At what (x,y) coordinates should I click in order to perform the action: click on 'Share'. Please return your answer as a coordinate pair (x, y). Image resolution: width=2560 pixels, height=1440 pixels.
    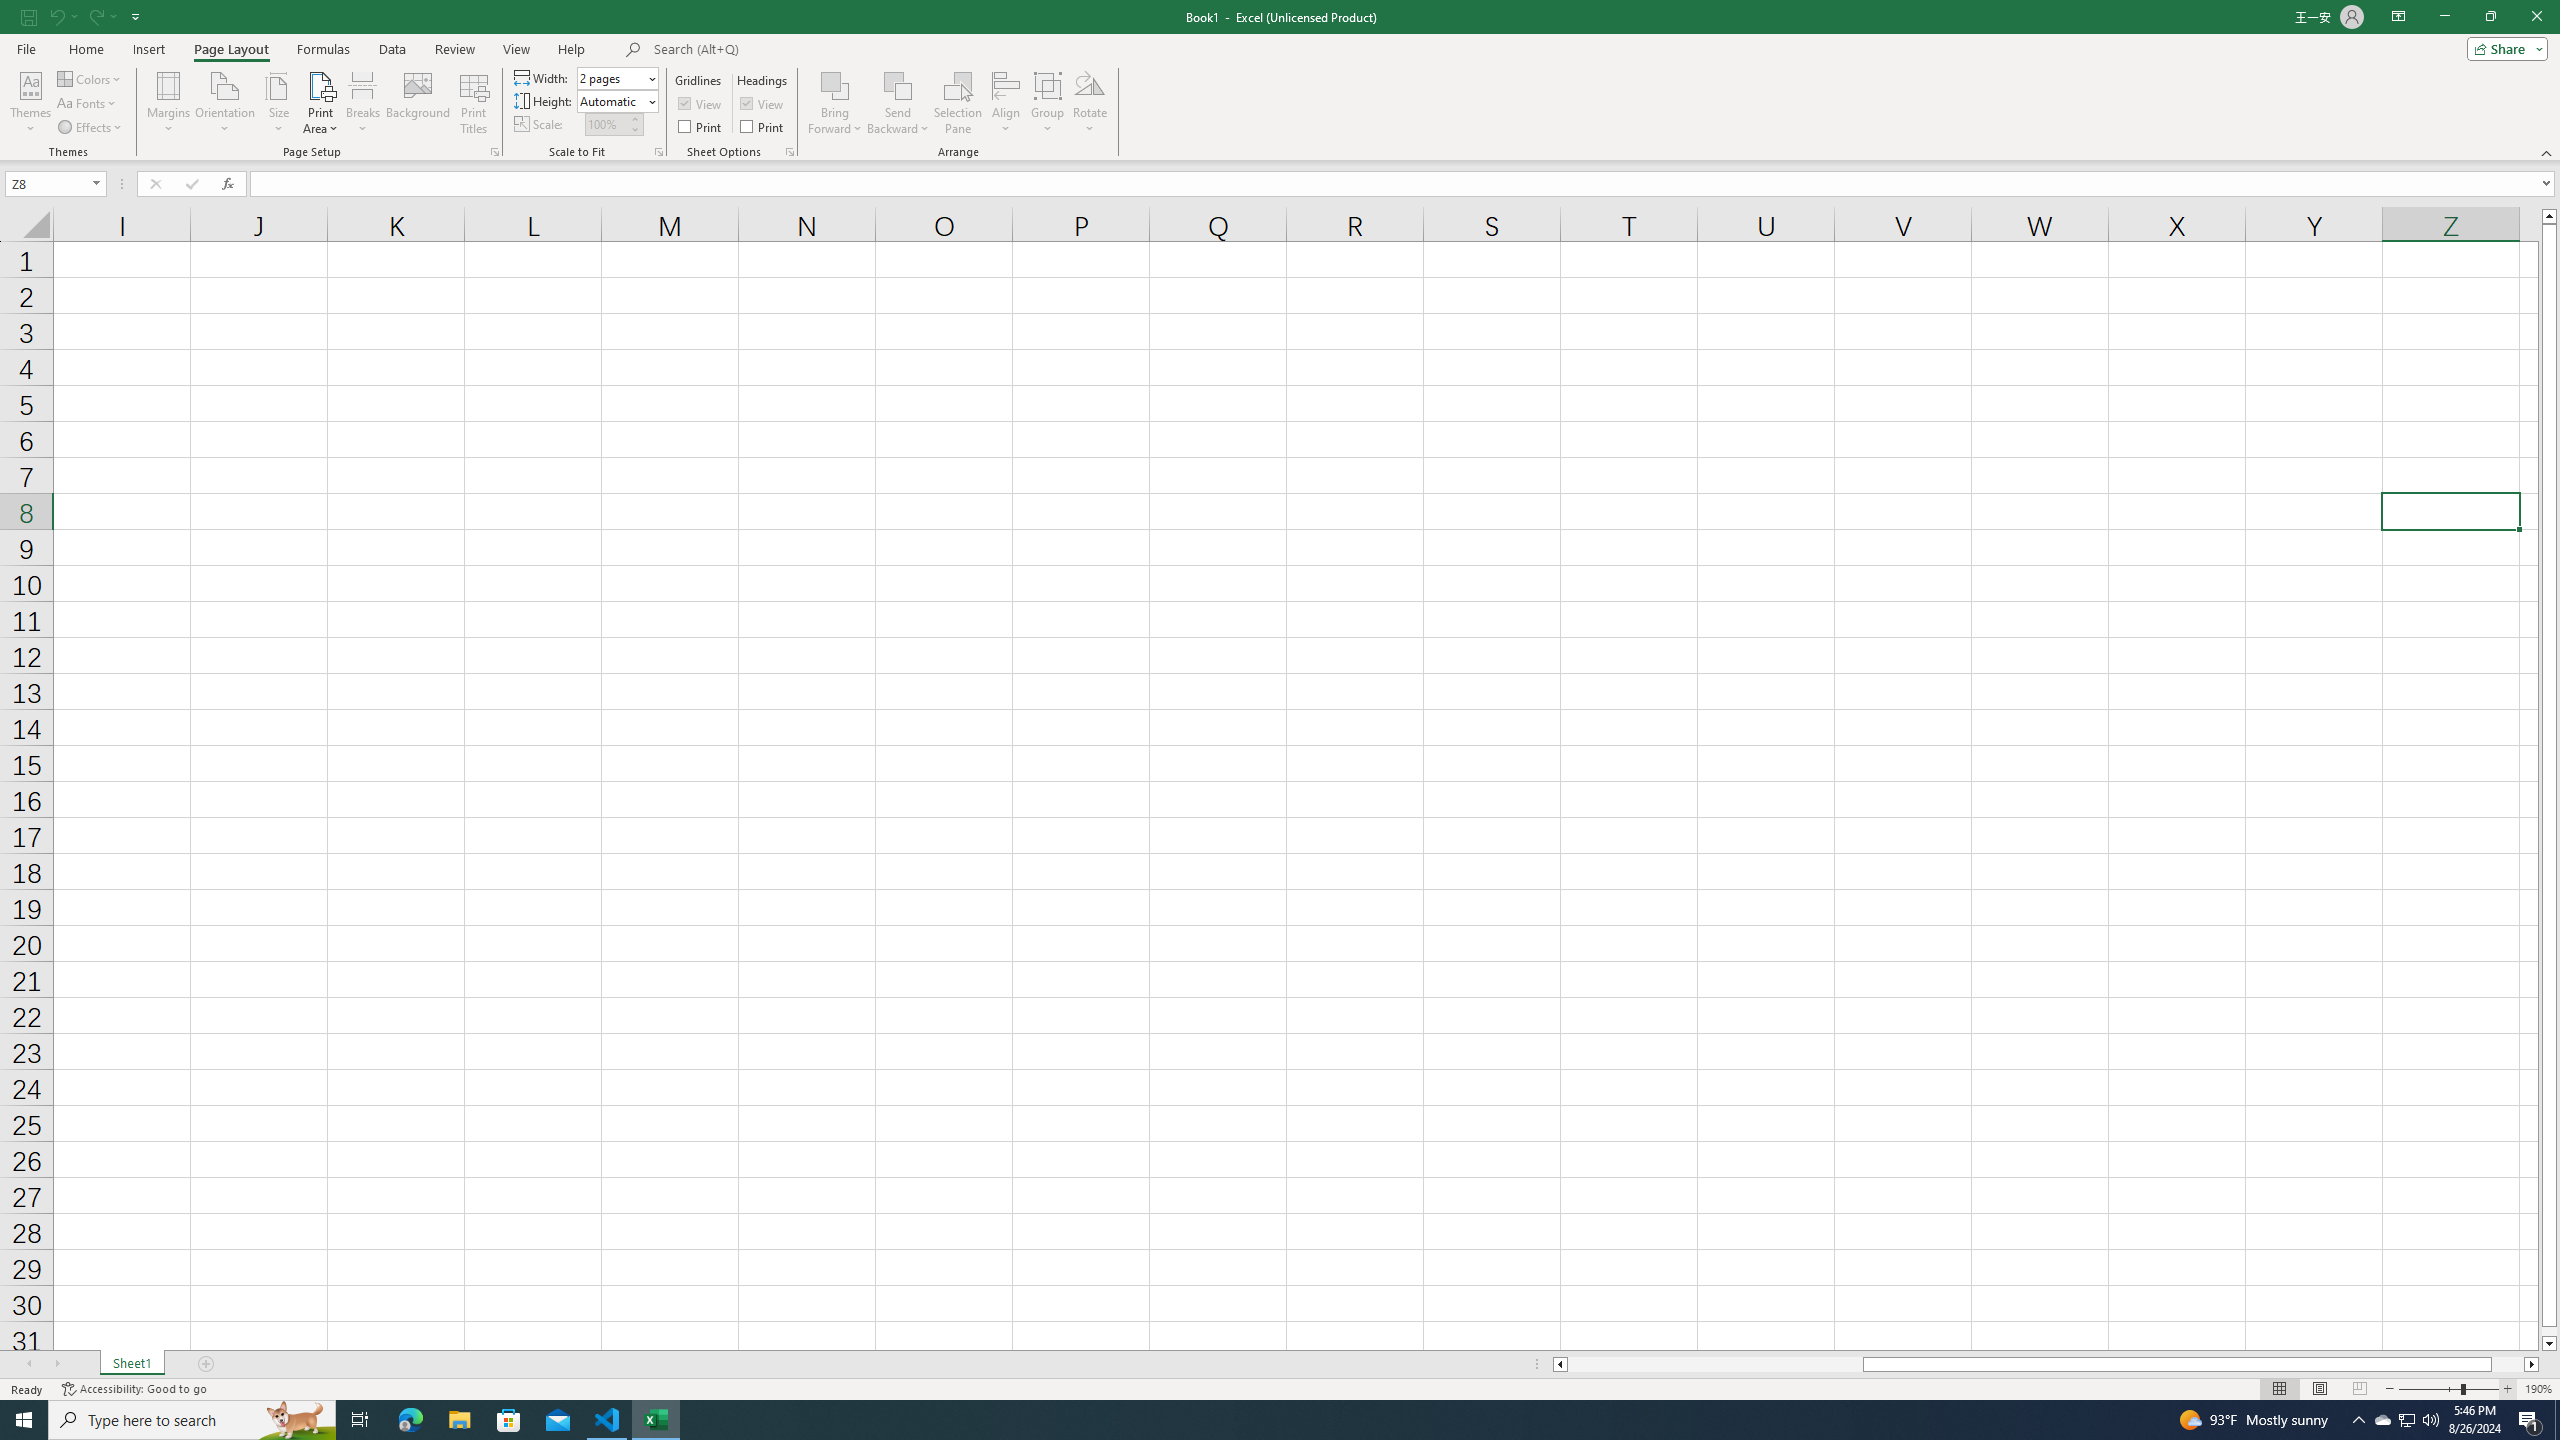
    Looking at the image, I should click on (2502, 47).